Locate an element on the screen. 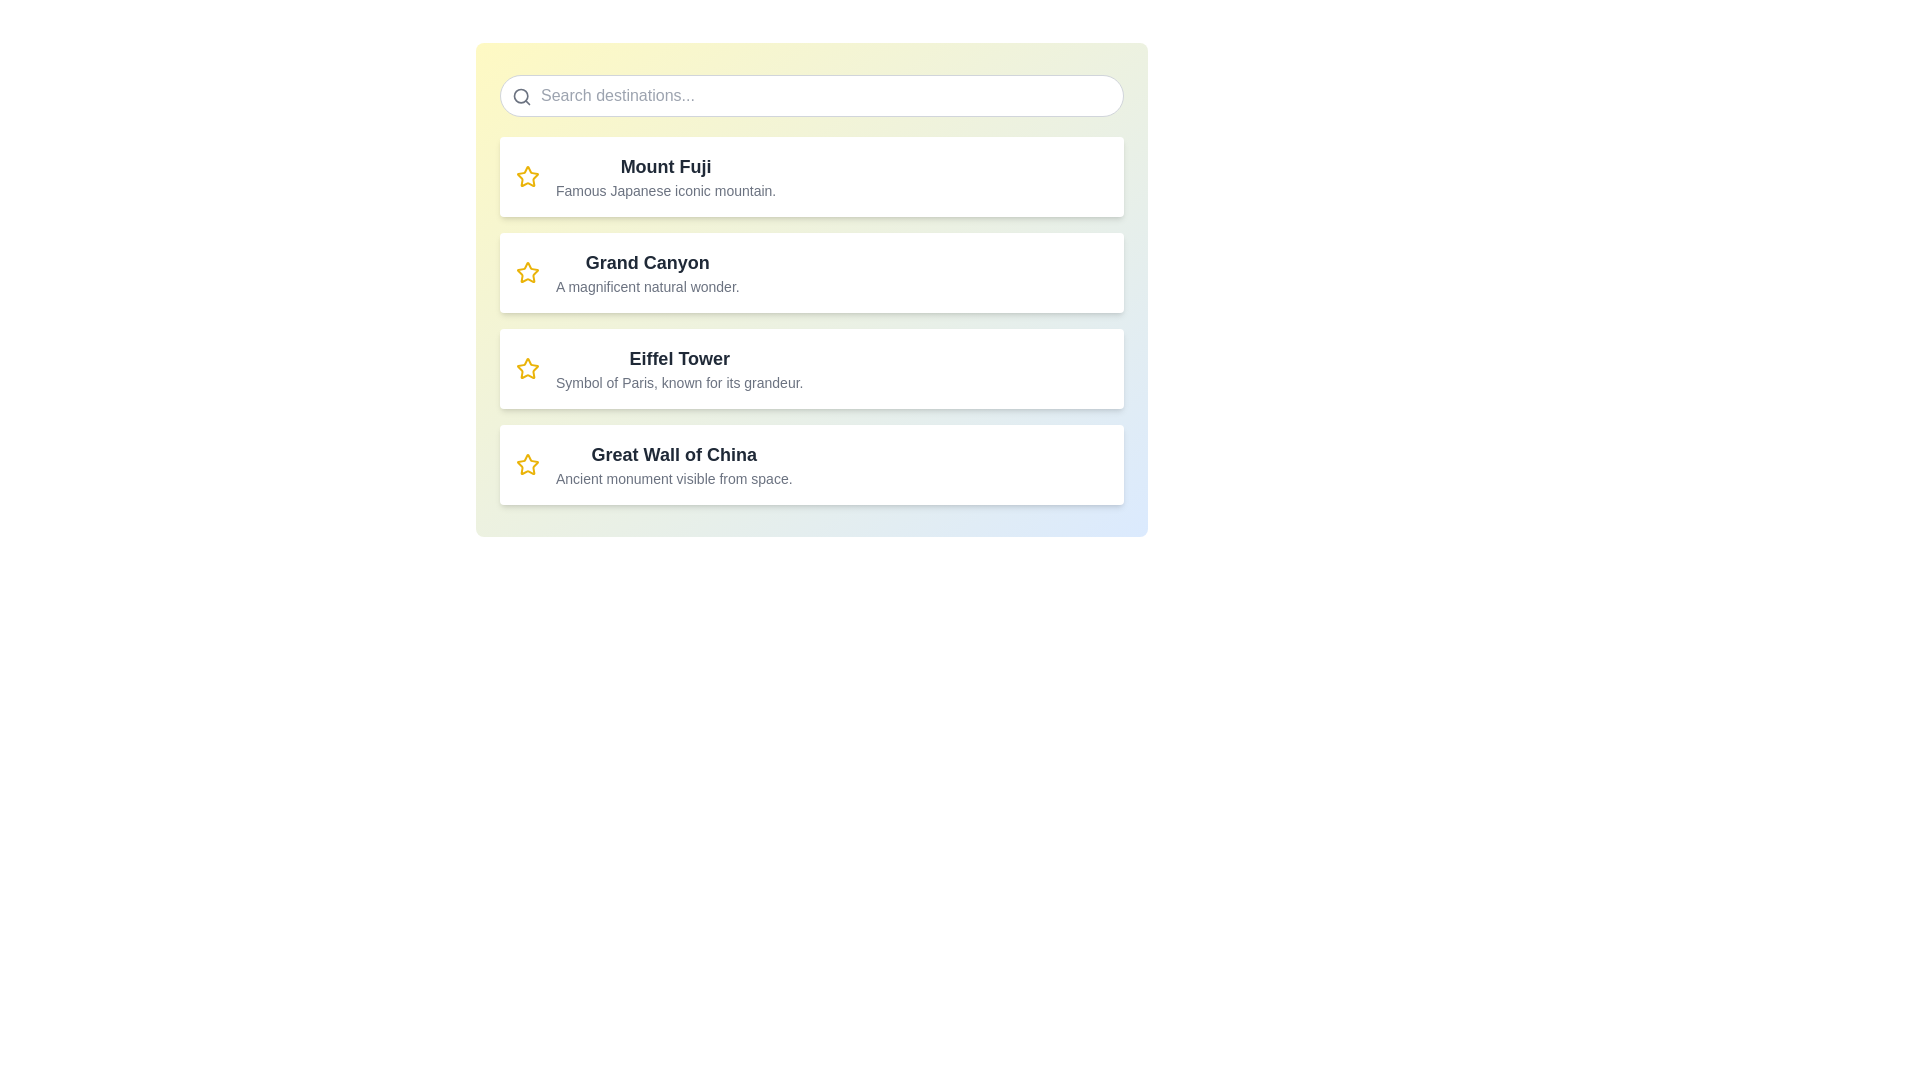 The width and height of the screenshot is (1920, 1080). the star icon associated with the 'Eiffel Tower' entry in the vertical list is located at coordinates (528, 368).